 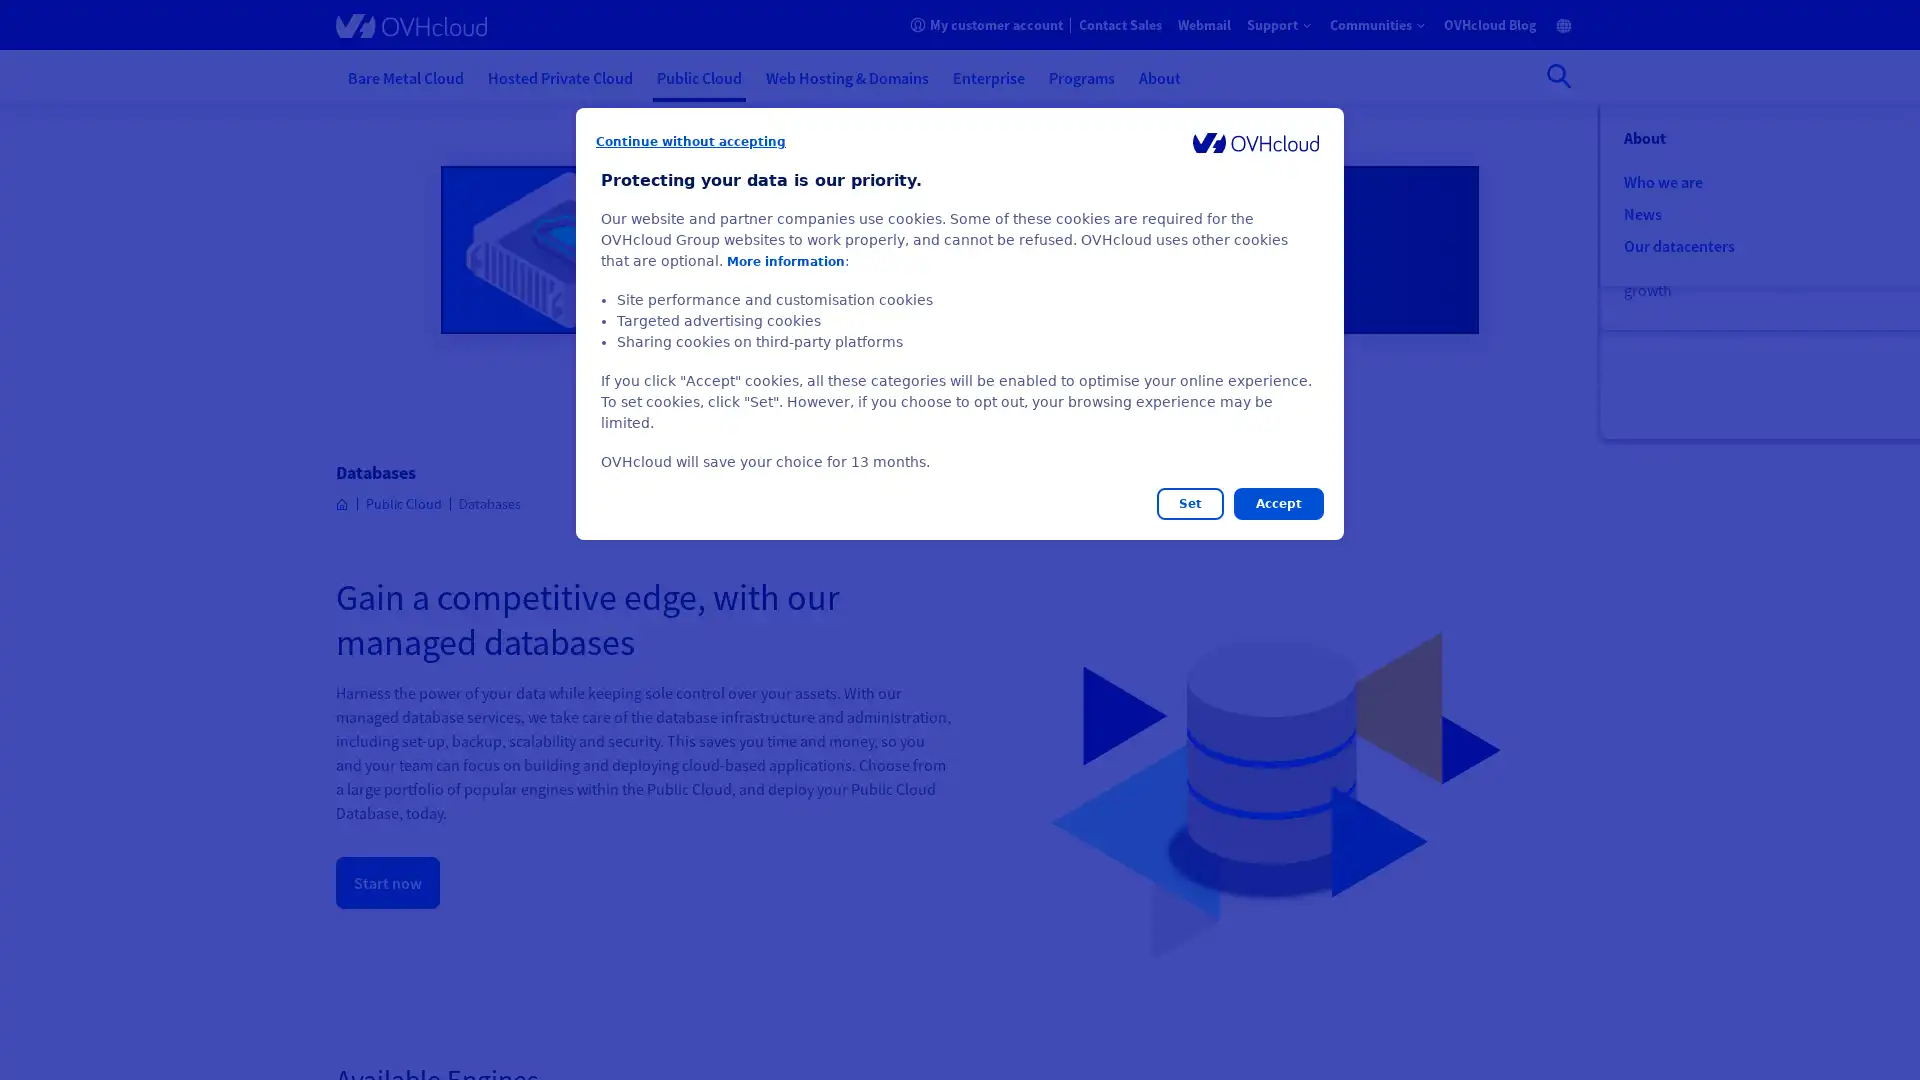 I want to click on Open search bar, so click(x=1558, y=75).